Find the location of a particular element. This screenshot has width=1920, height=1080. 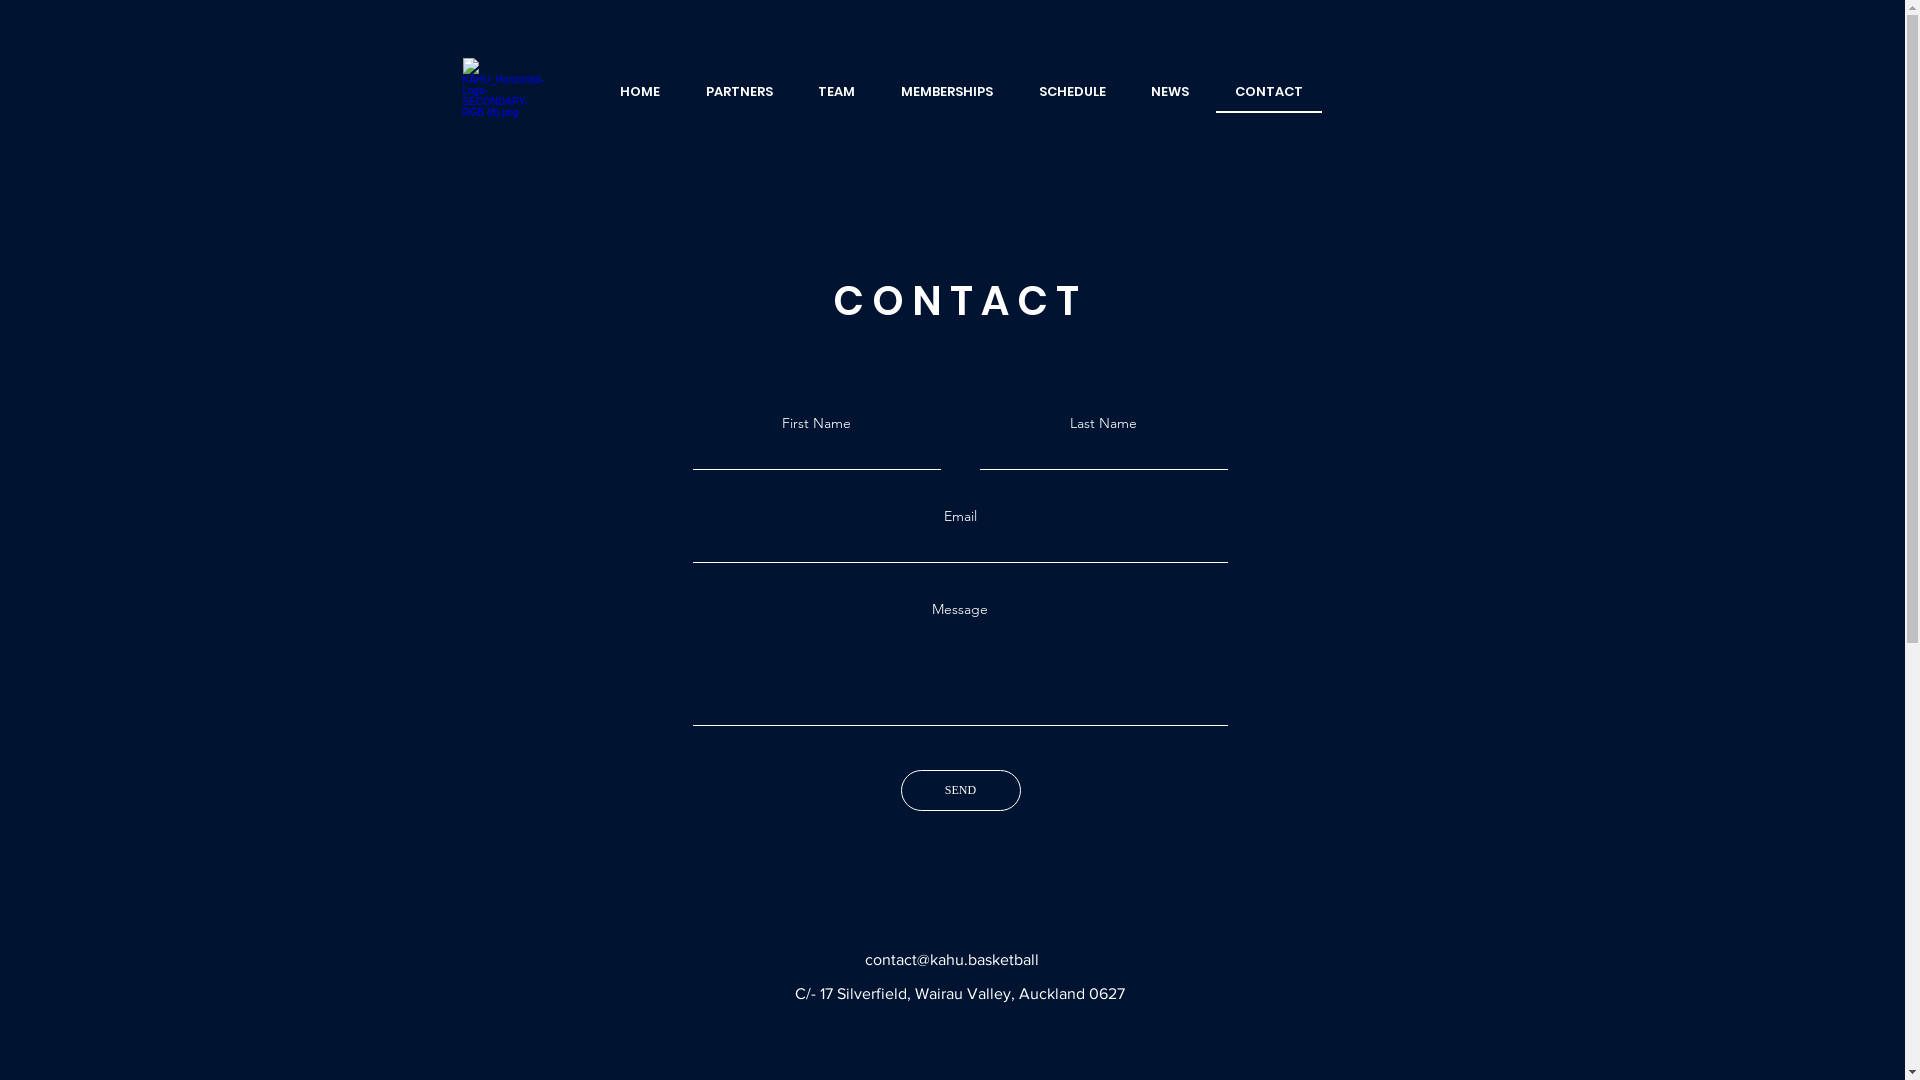

'SCHEDULE' is located at coordinates (1019, 92).